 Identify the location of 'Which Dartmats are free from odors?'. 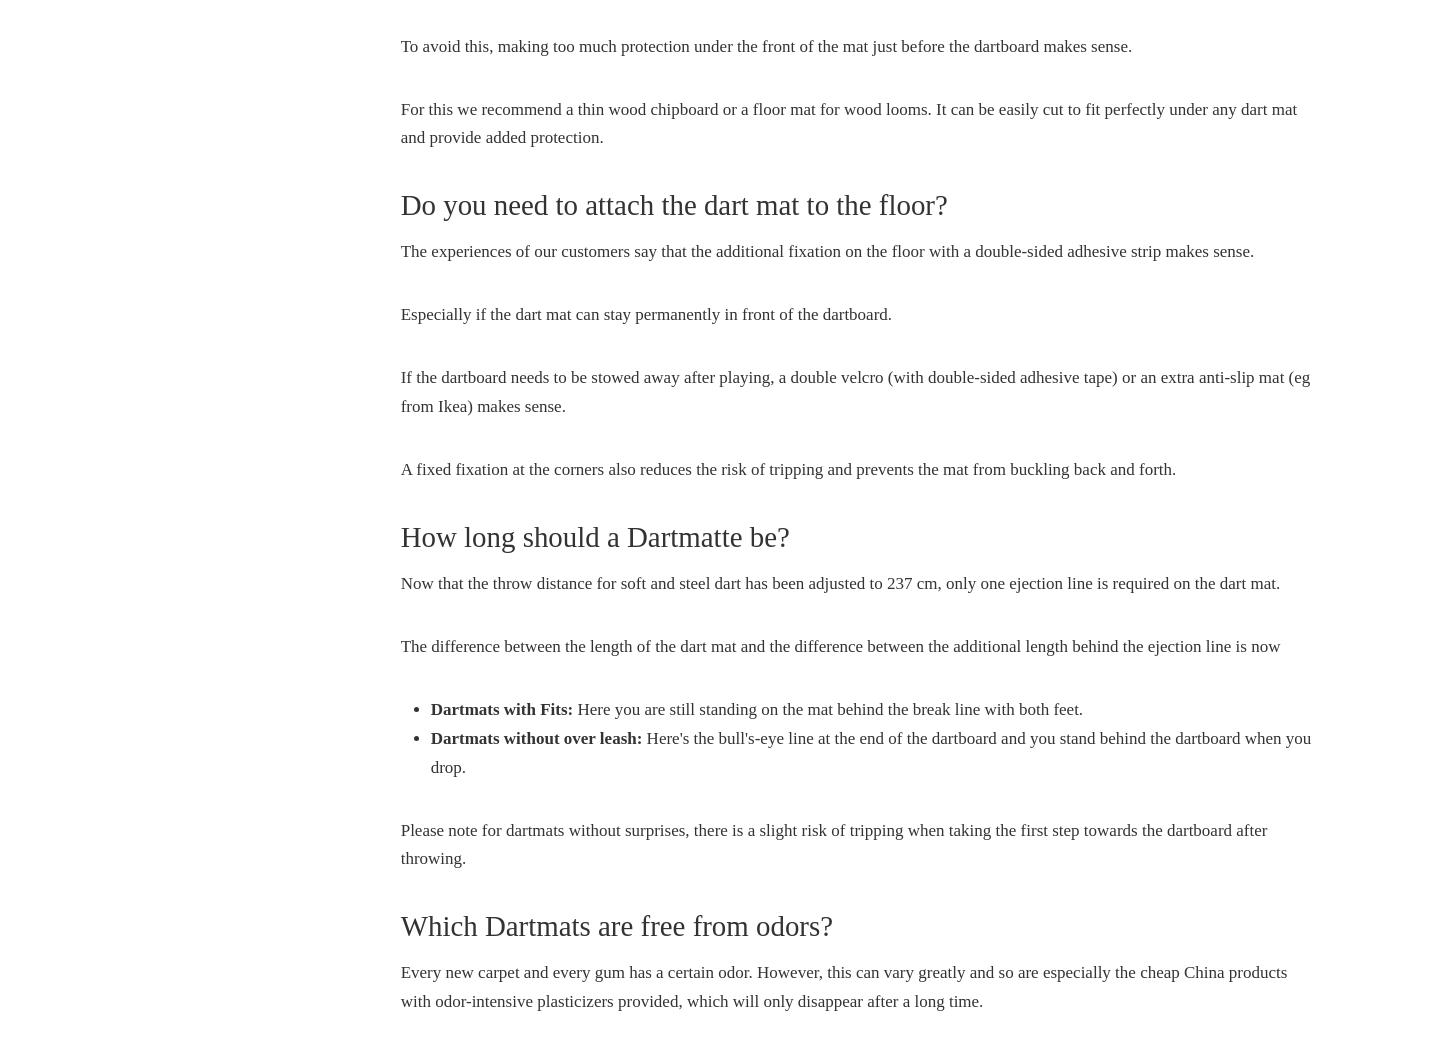
(615, 925).